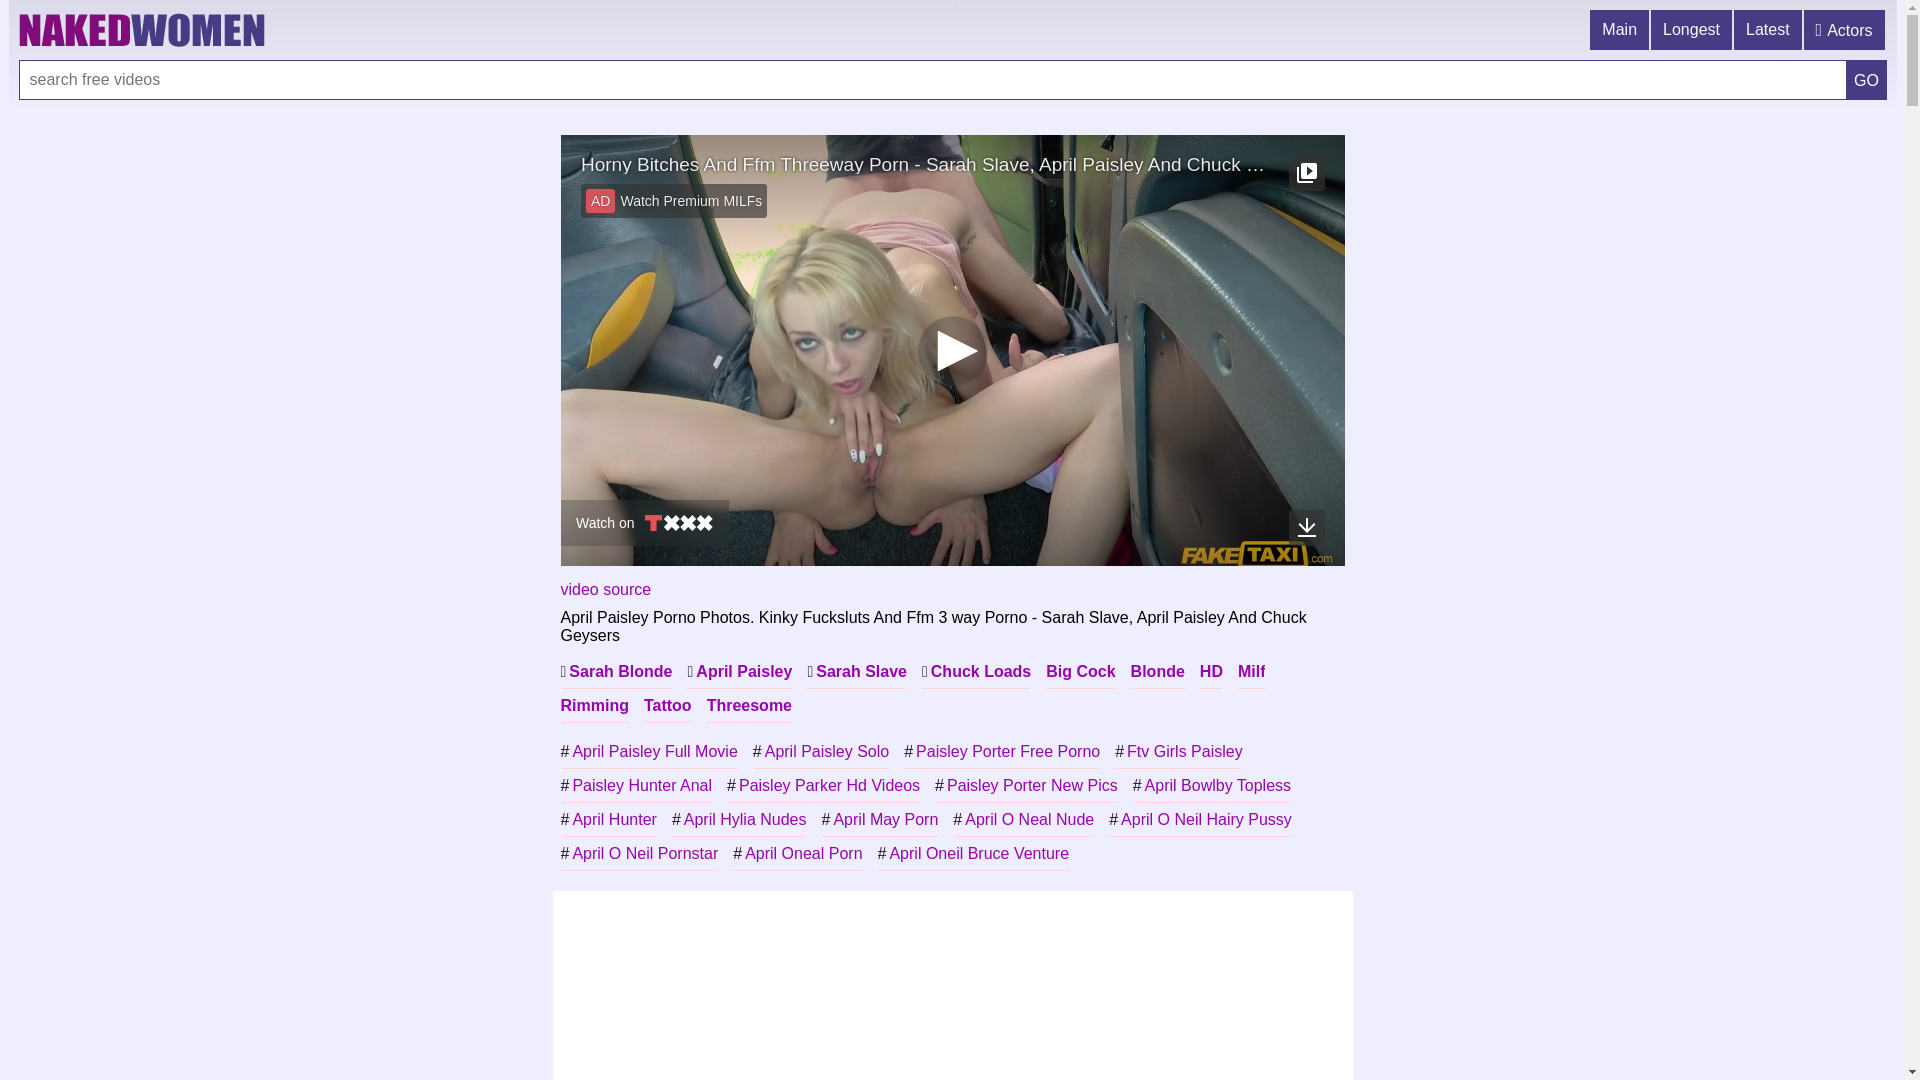 The image size is (1920, 1080). What do you see at coordinates (18, 30) in the screenshot?
I see `'Naked women'` at bounding box center [18, 30].